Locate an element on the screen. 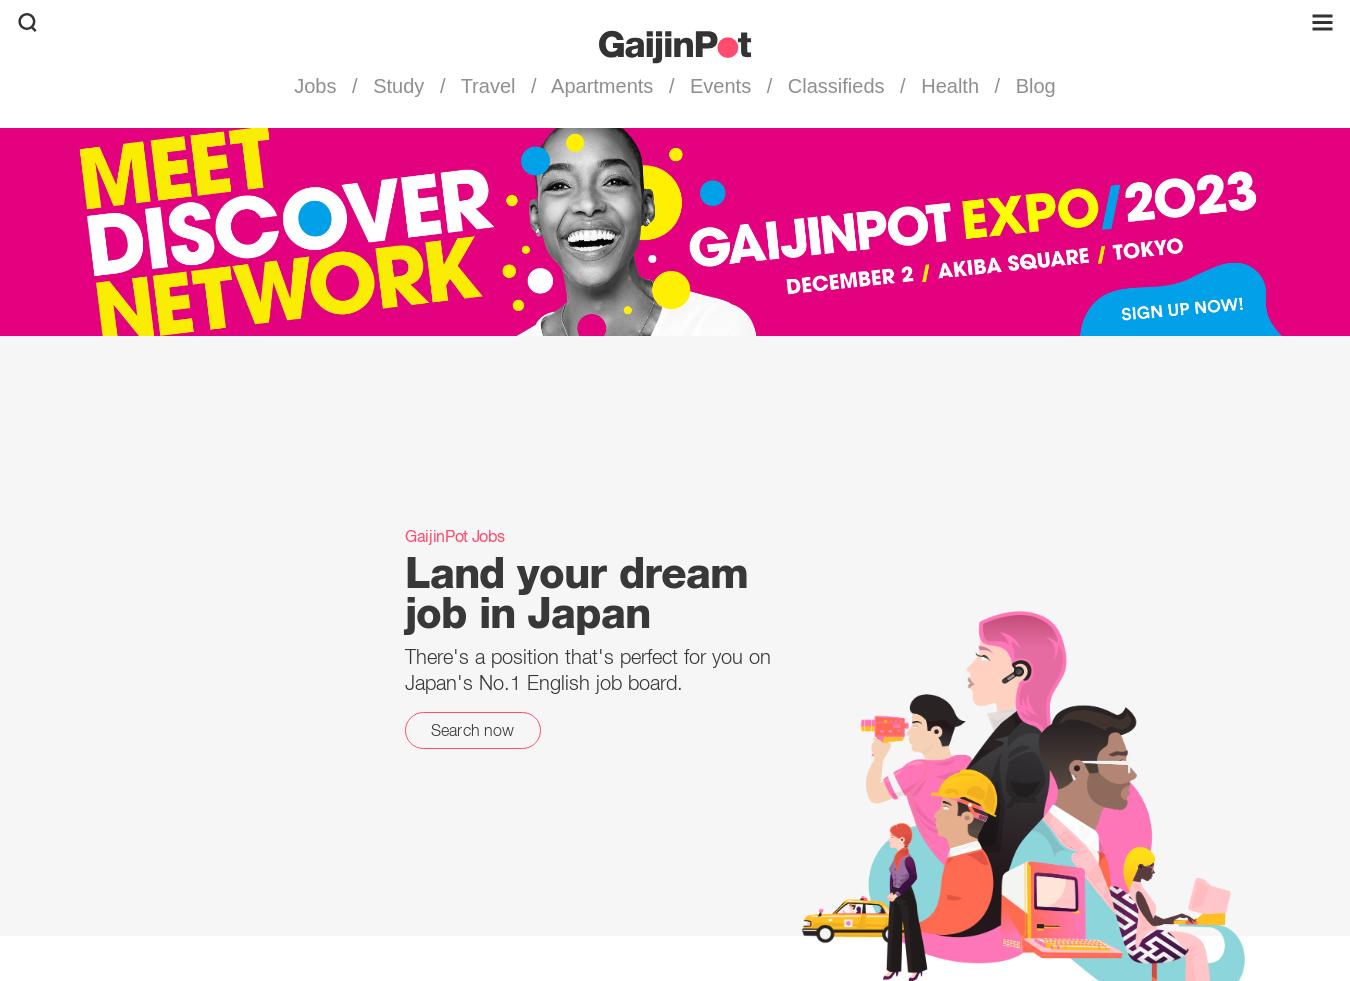 This screenshot has width=1350, height=981. 'Search now' is located at coordinates (471, 728).